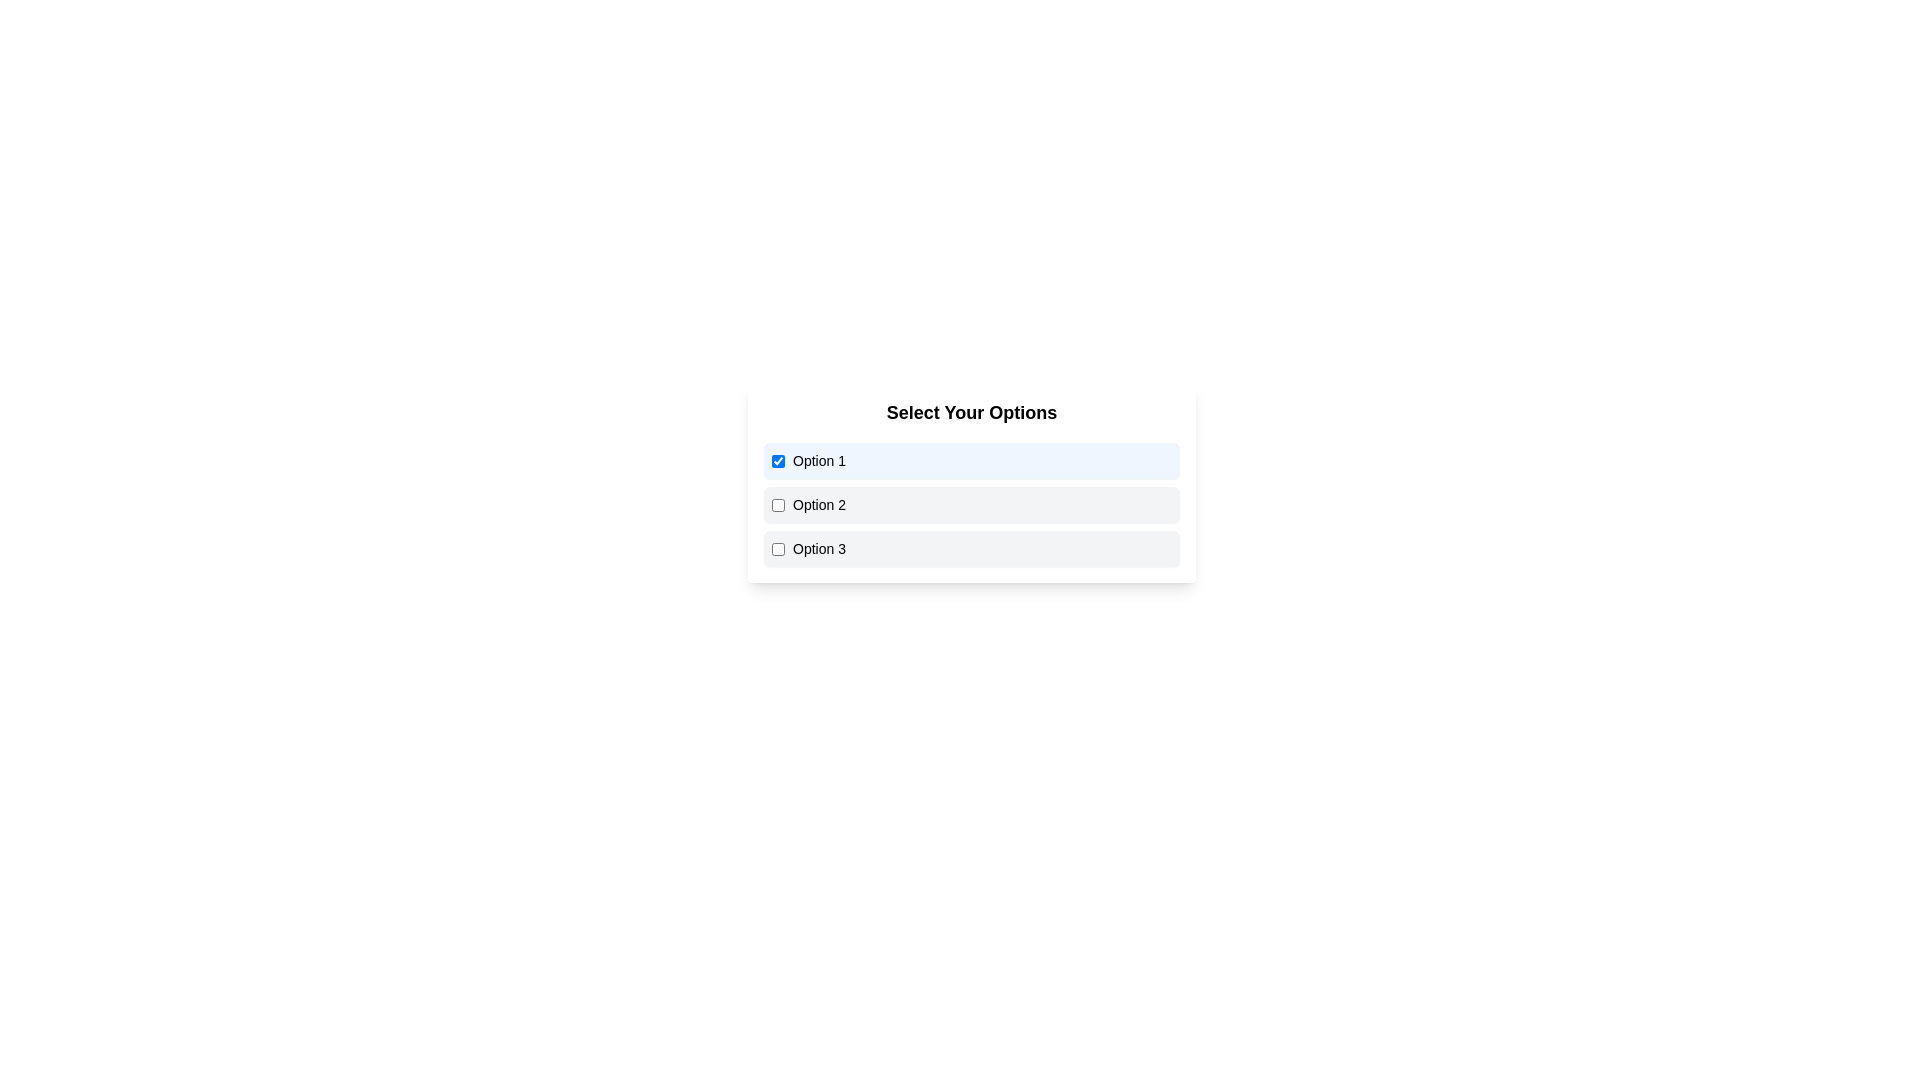 The height and width of the screenshot is (1080, 1920). Describe the element at coordinates (971, 504) in the screenshot. I see `the 'Option 2' checkbox` at that location.